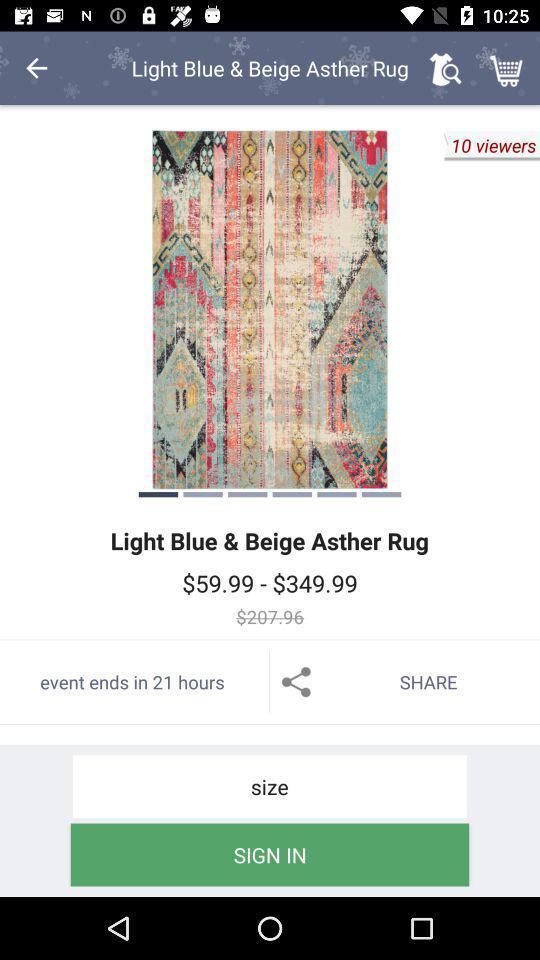  I want to click on icon next to the 10 viewers, so click(270, 309).